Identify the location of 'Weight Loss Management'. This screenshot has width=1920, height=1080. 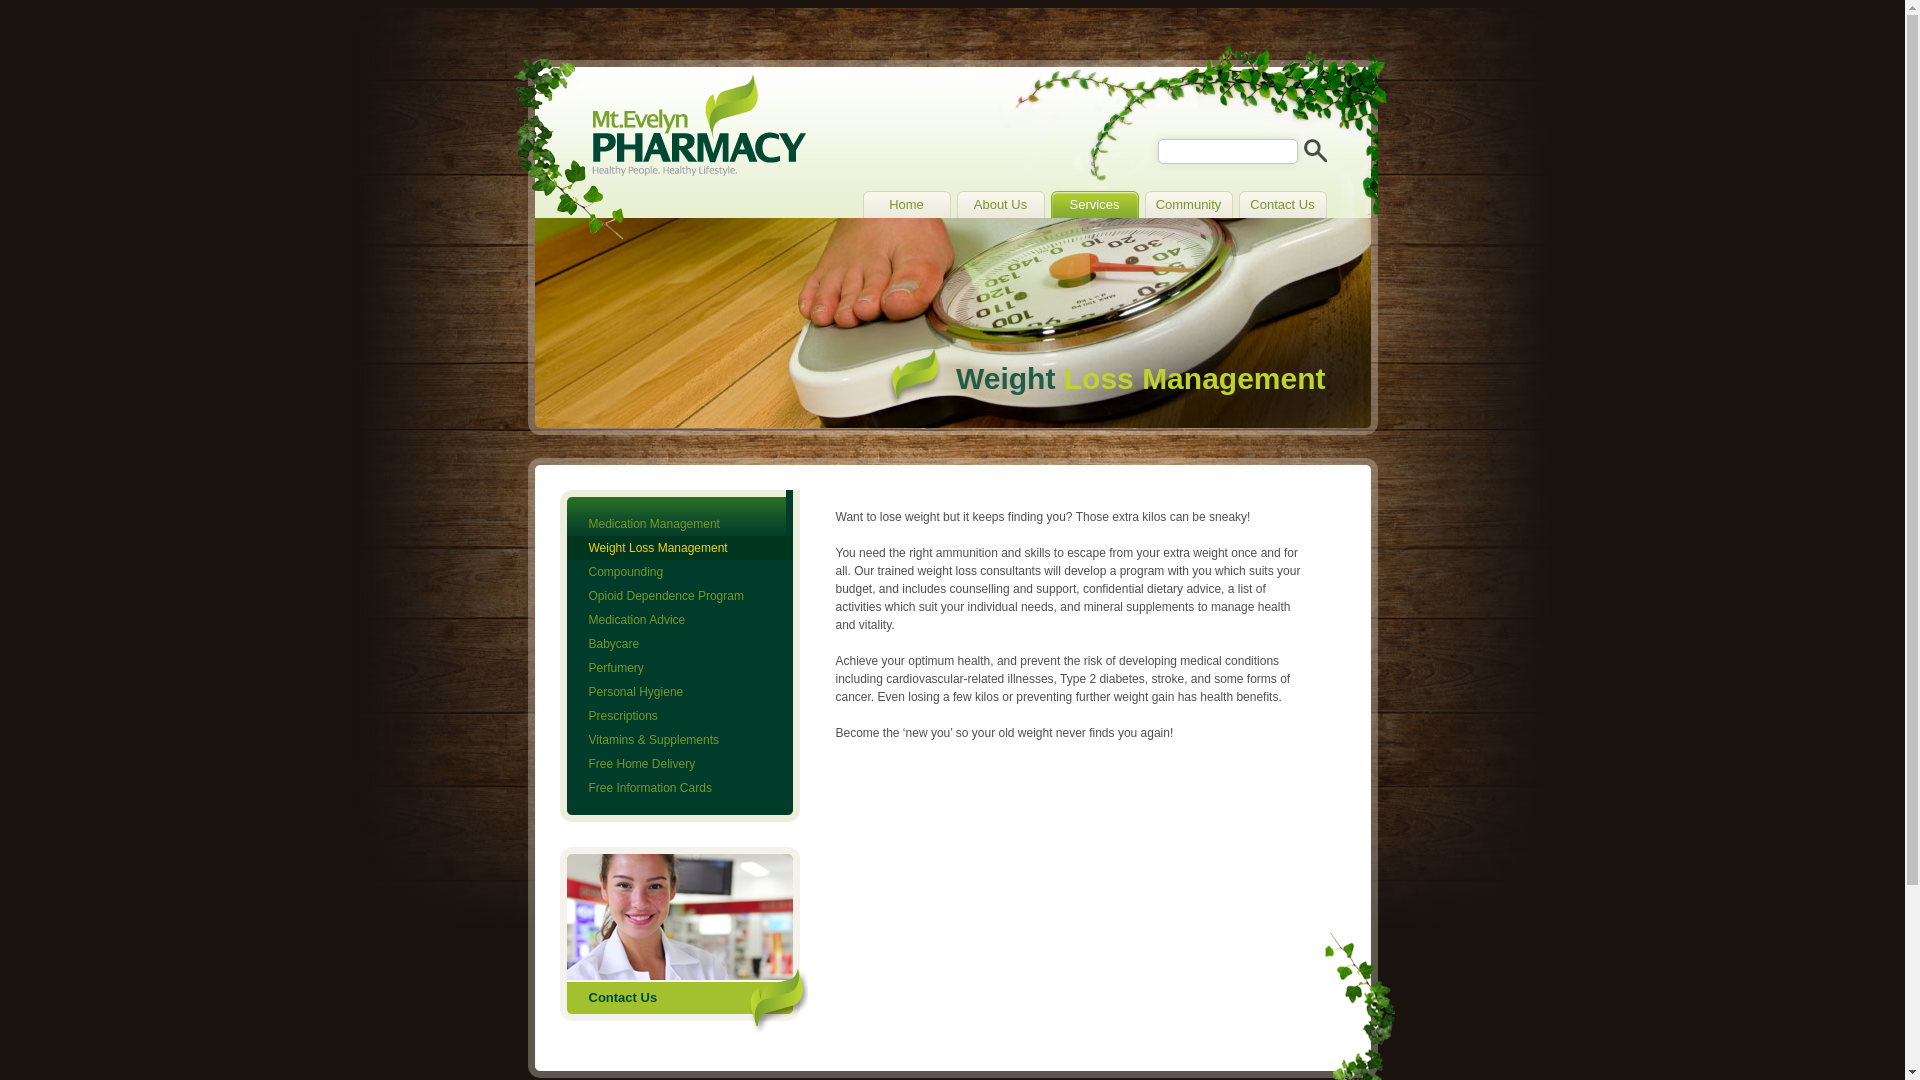
(565, 547).